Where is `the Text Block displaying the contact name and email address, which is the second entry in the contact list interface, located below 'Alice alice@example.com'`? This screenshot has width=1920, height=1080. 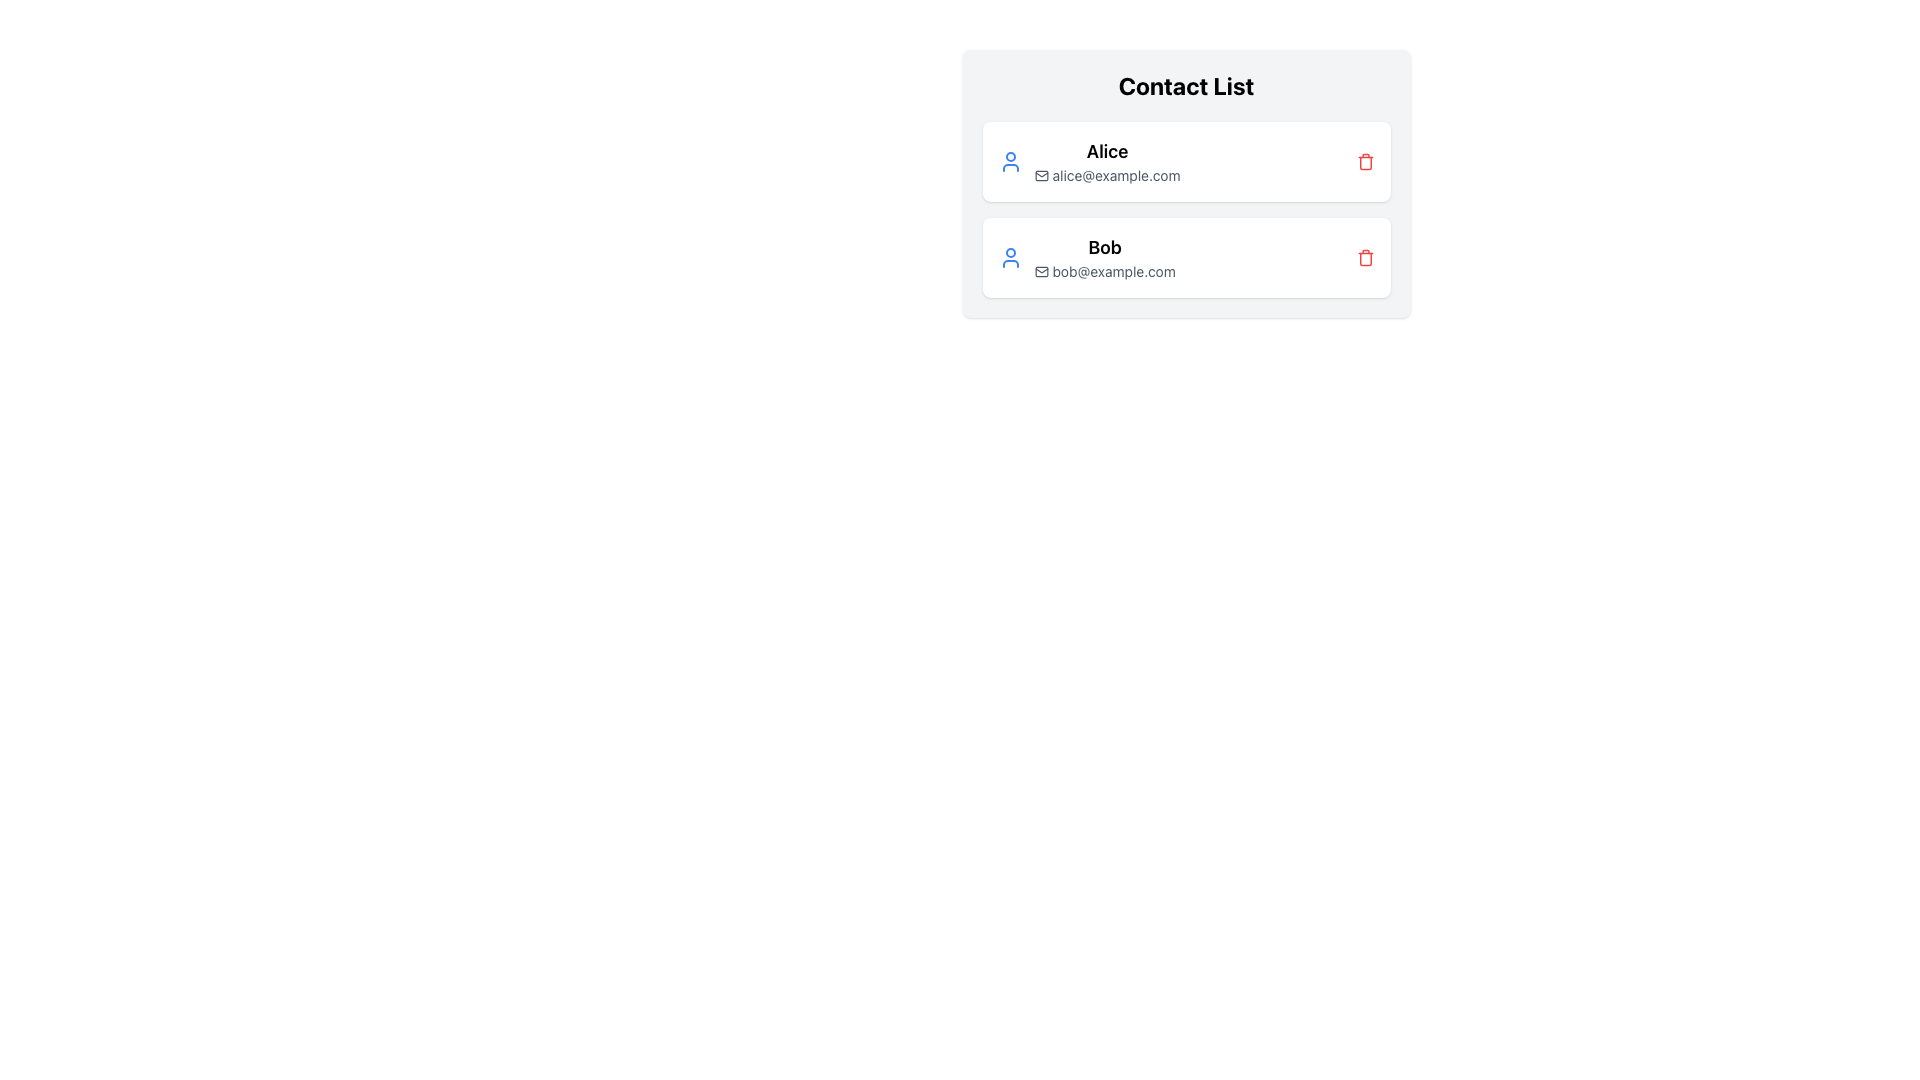
the Text Block displaying the contact name and email address, which is the second entry in the contact list interface, located below 'Alice alice@example.com' is located at coordinates (1104, 257).